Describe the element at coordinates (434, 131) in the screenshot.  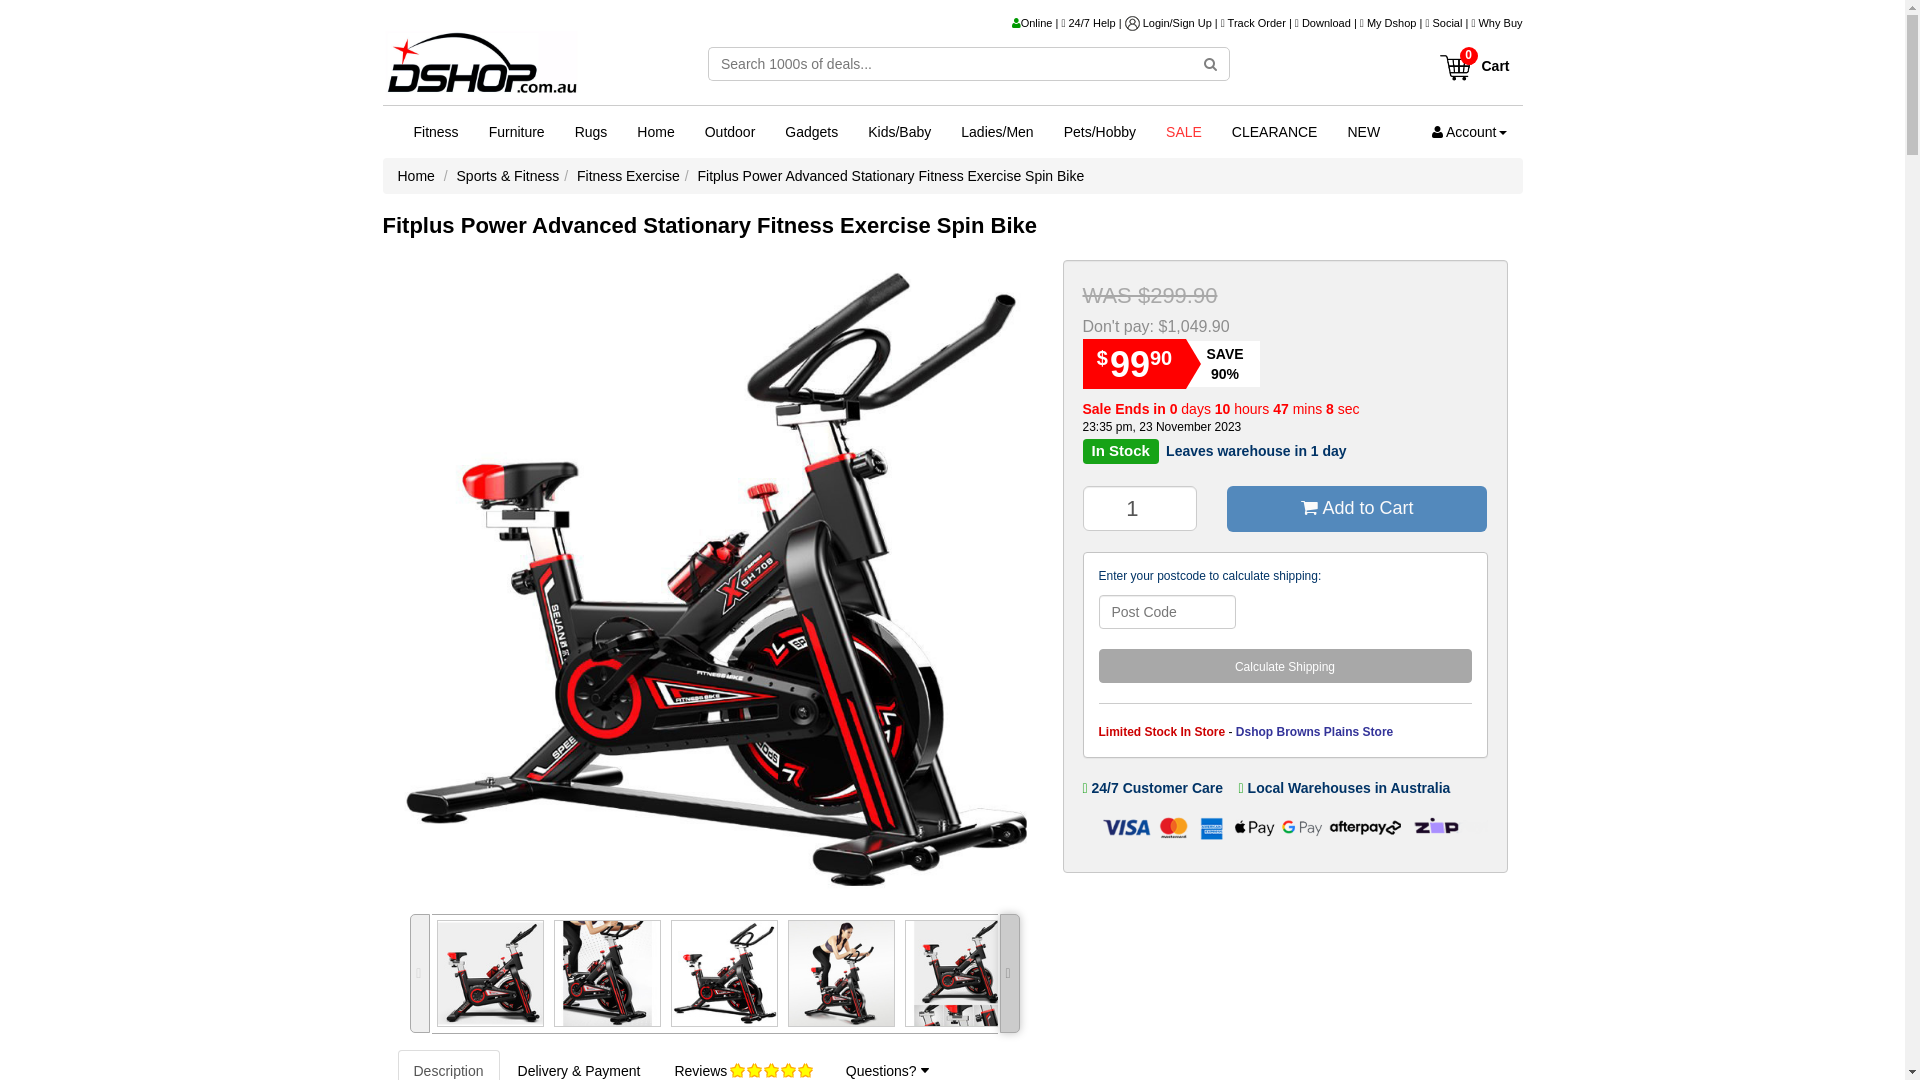
I see `'Fitness'` at that location.